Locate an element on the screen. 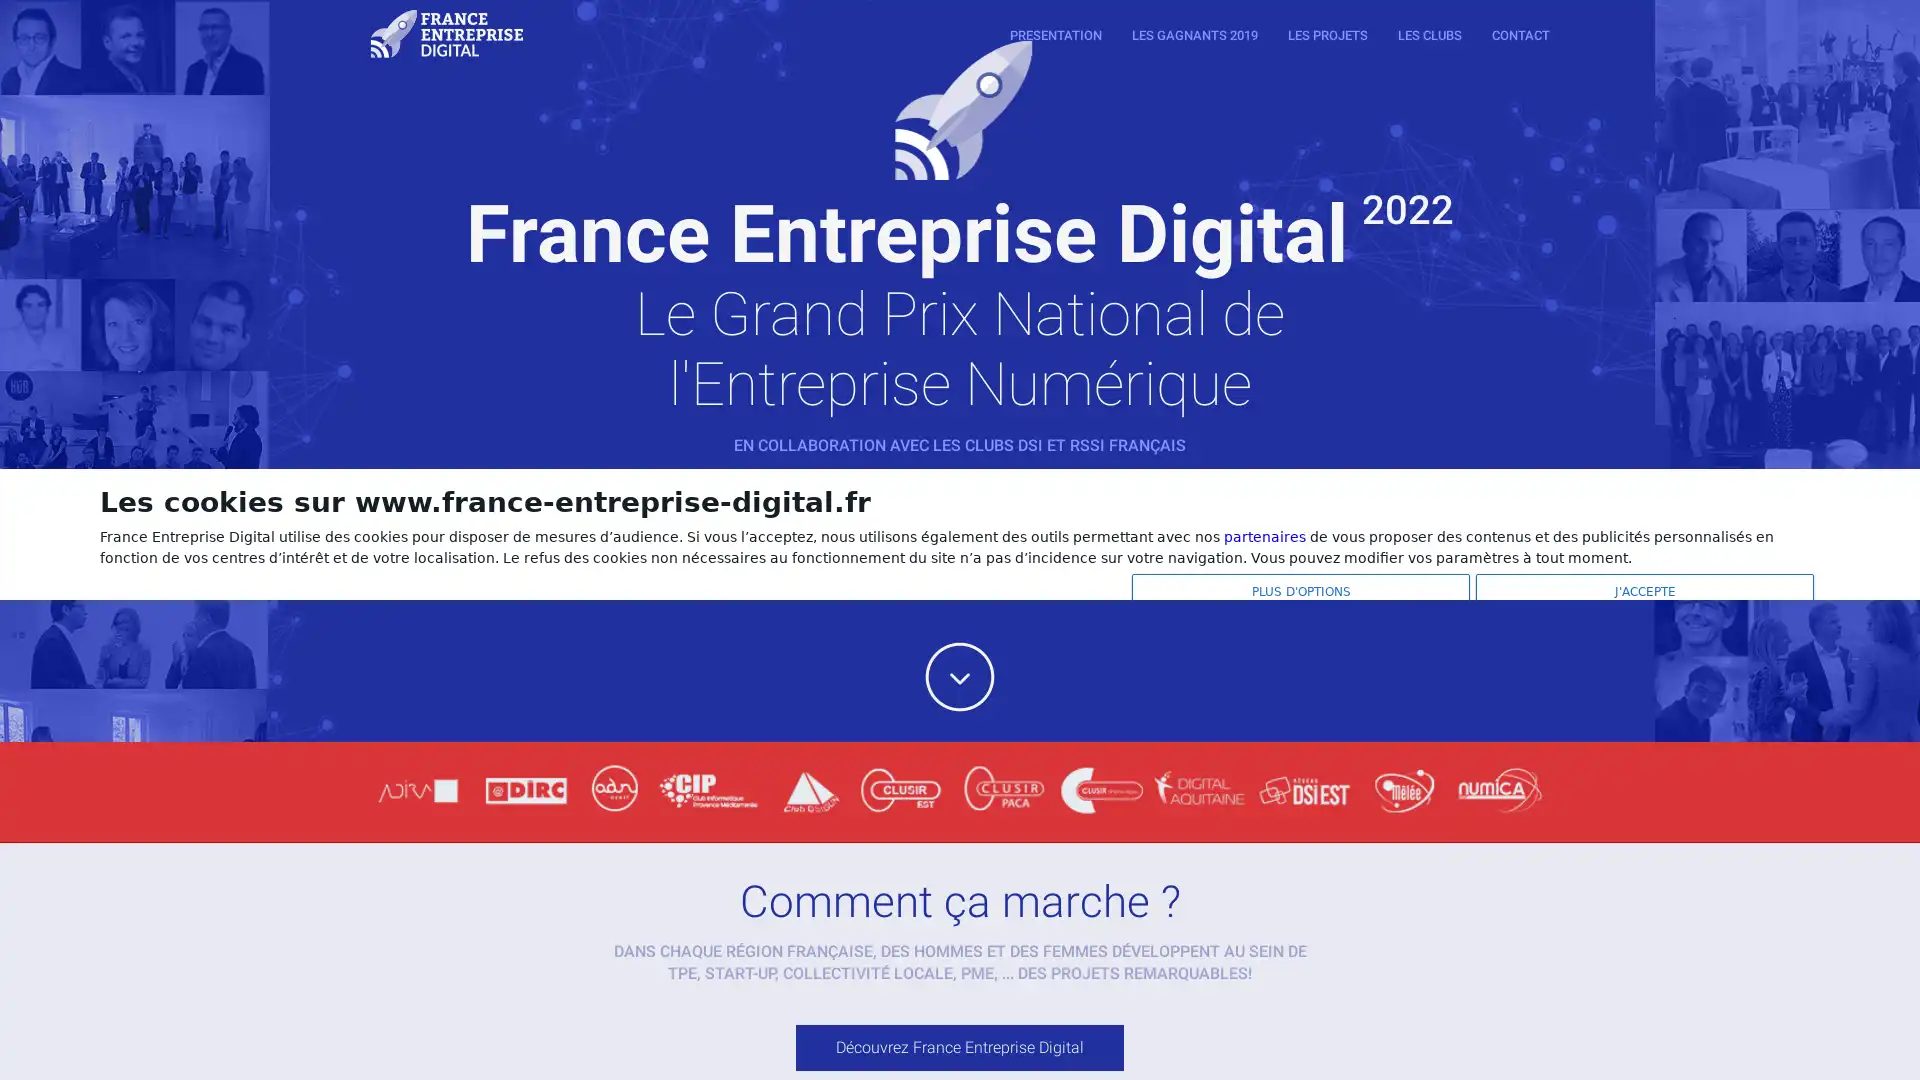 This screenshot has width=1920, height=1080. PLUS D'OPTIONS is located at coordinates (1296, 593).